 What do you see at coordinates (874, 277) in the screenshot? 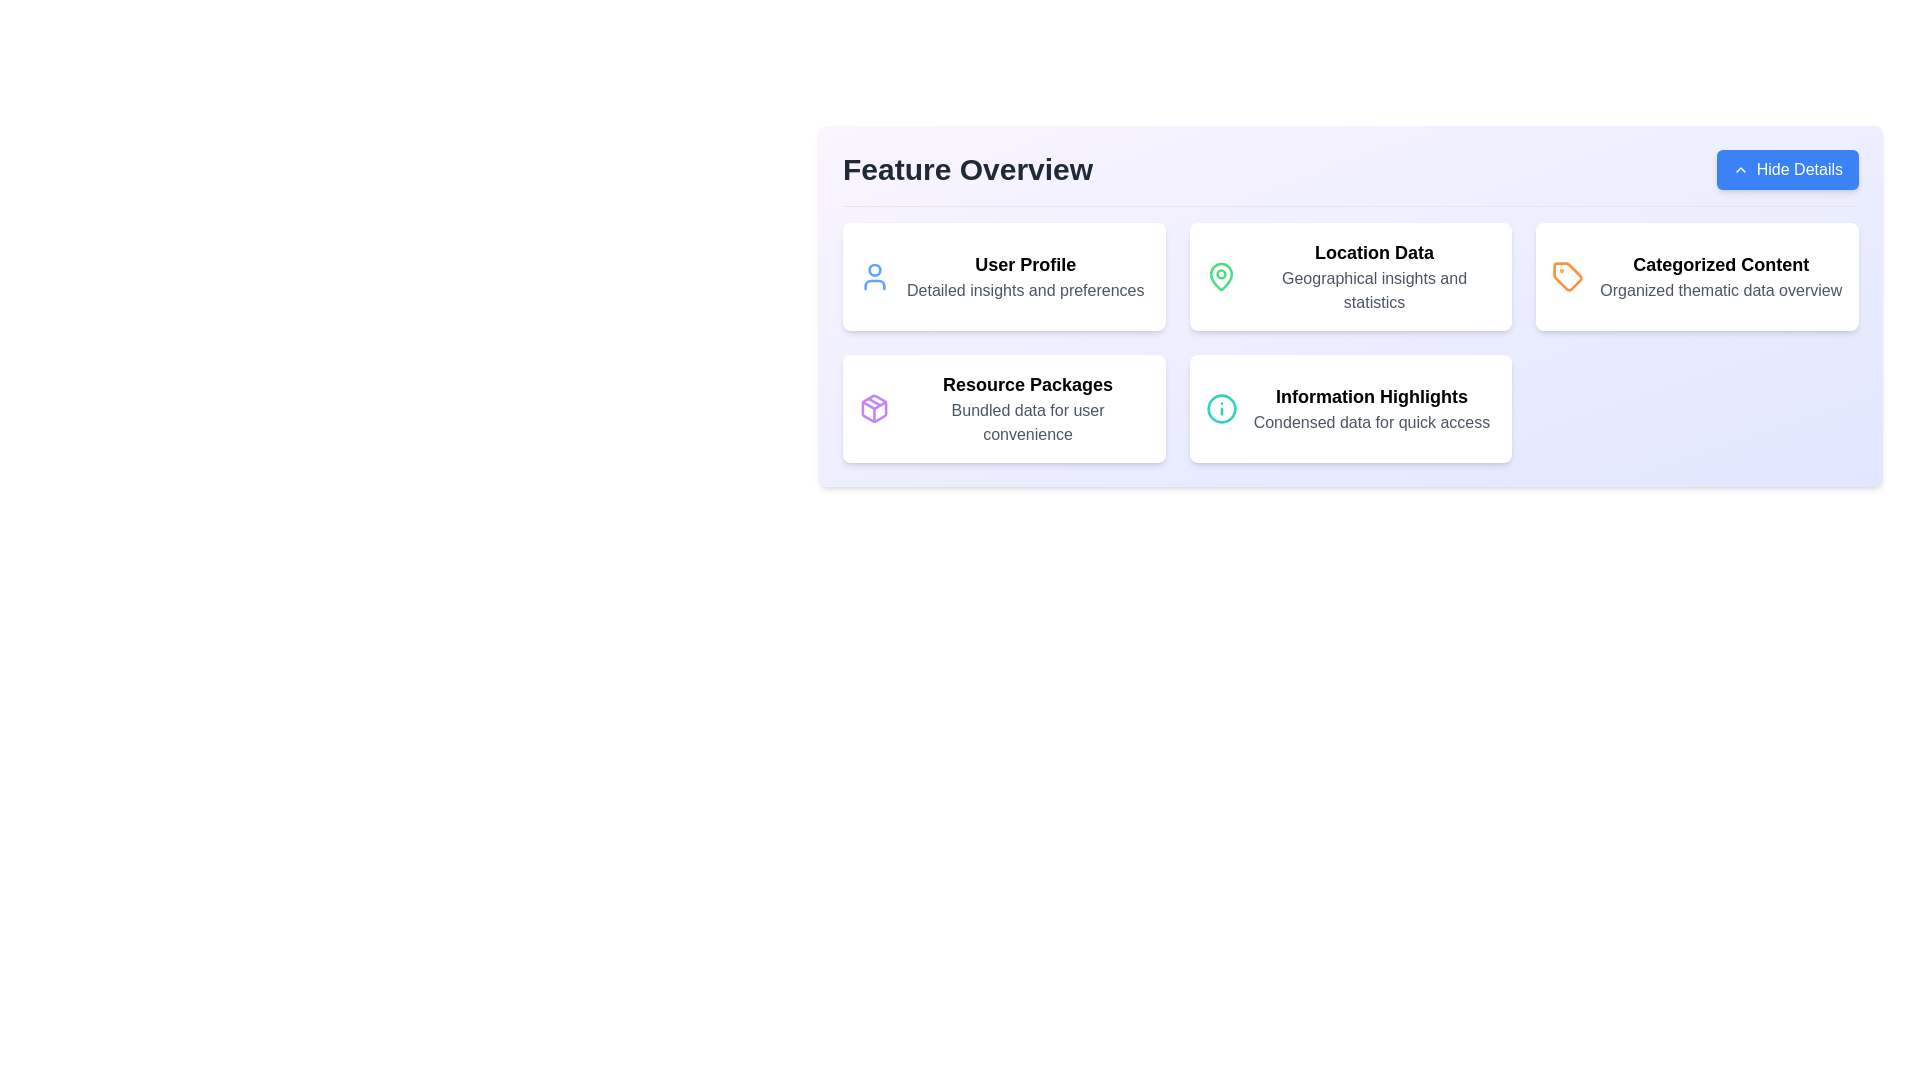
I see `the user icon in the top-left card of the feature grid, which is part of the 'User Profile' section` at bounding box center [874, 277].